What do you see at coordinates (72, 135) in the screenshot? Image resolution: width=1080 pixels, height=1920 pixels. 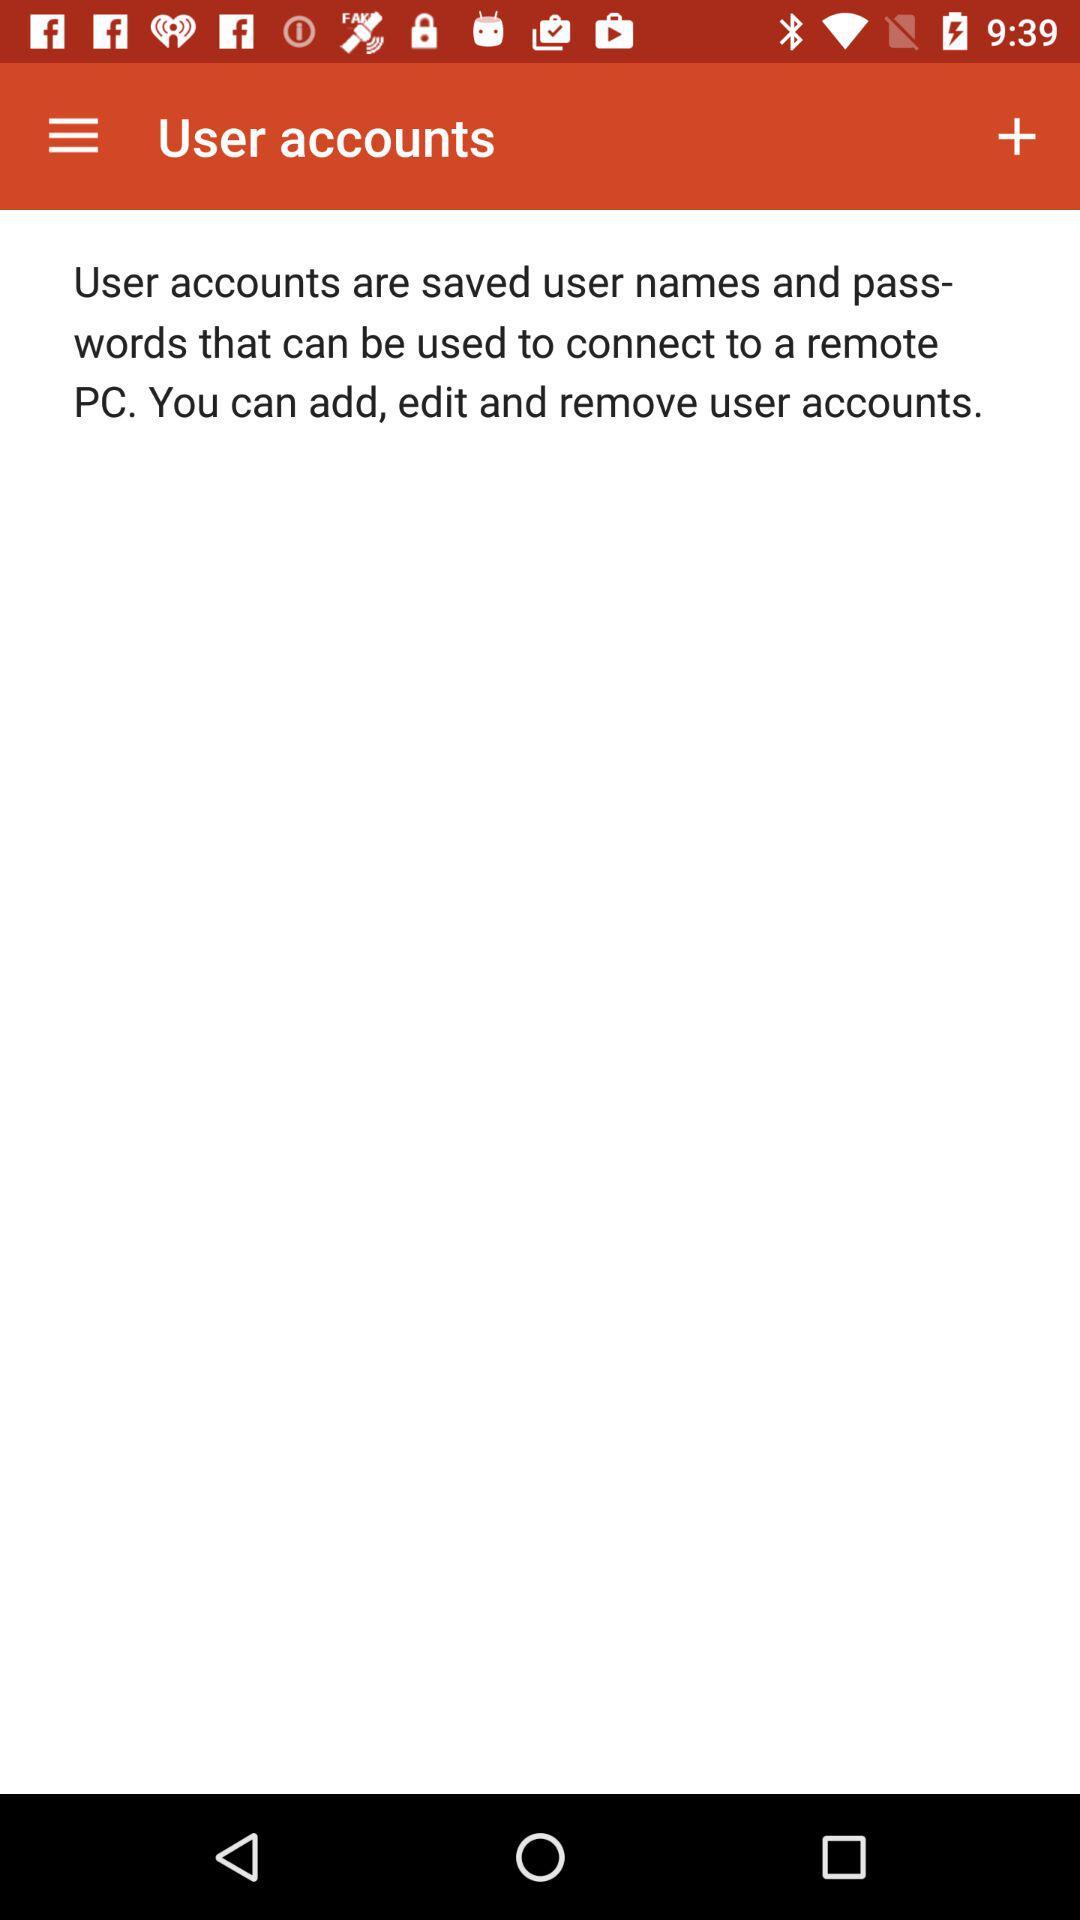 I see `the icon next to the user accounts icon` at bounding box center [72, 135].